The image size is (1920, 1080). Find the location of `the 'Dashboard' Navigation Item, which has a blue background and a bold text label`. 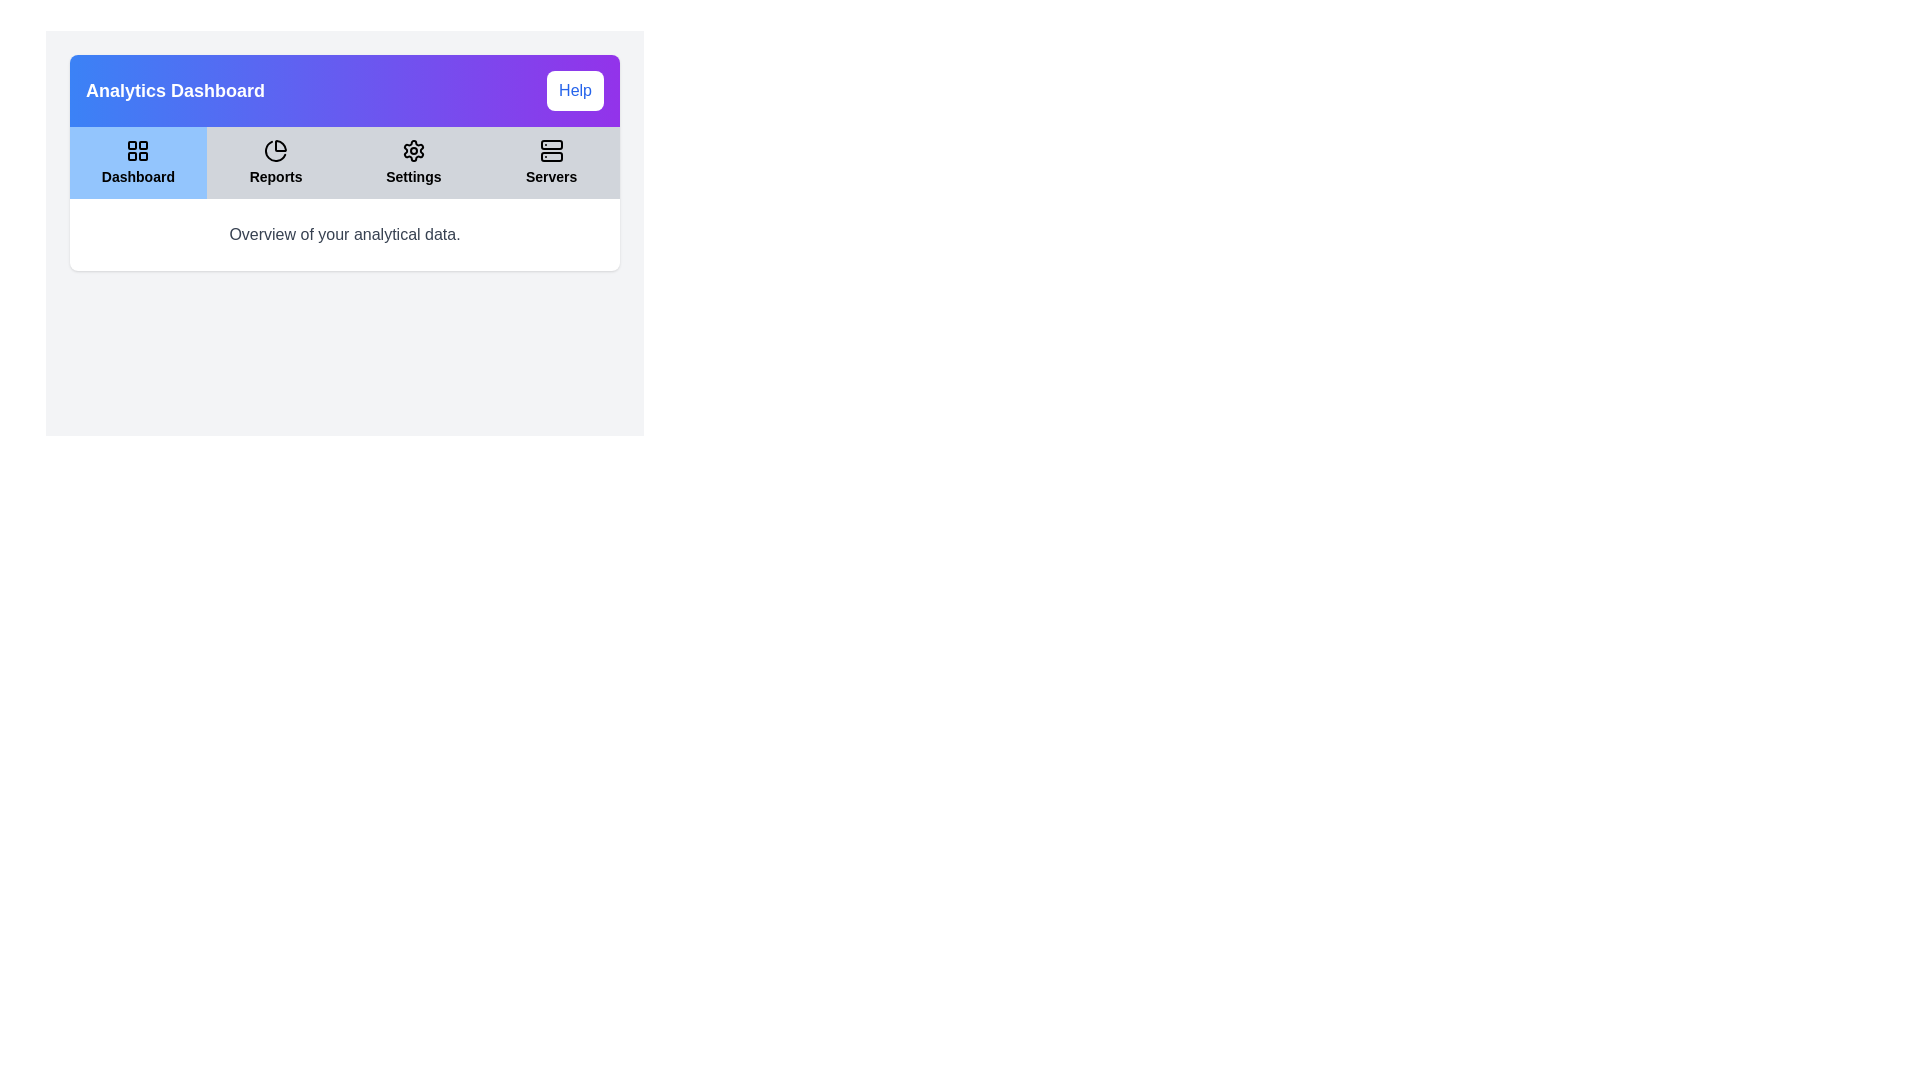

the 'Dashboard' Navigation Item, which has a blue background and a bold text label is located at coordinates (137, 161).